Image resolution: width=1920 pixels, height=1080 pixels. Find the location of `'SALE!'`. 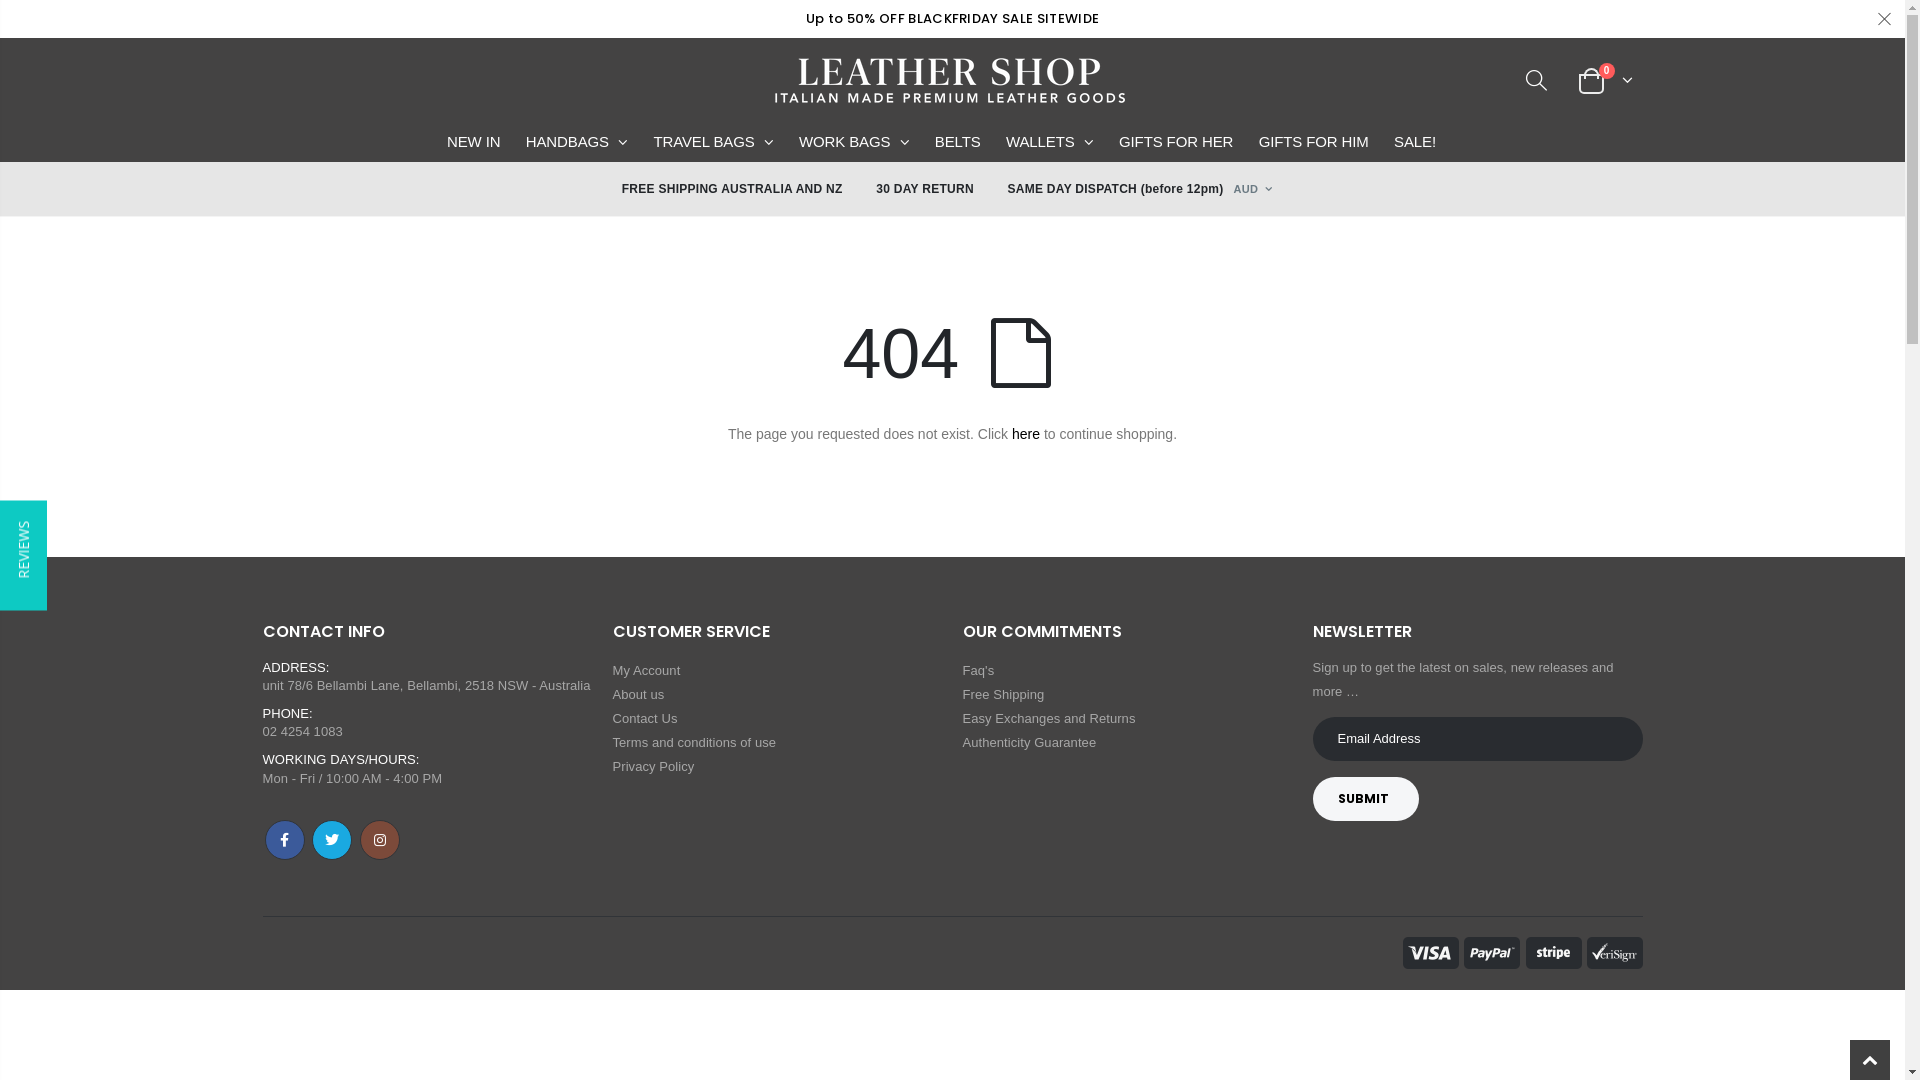

'SALE!' is located at coordinates (1424, 135).